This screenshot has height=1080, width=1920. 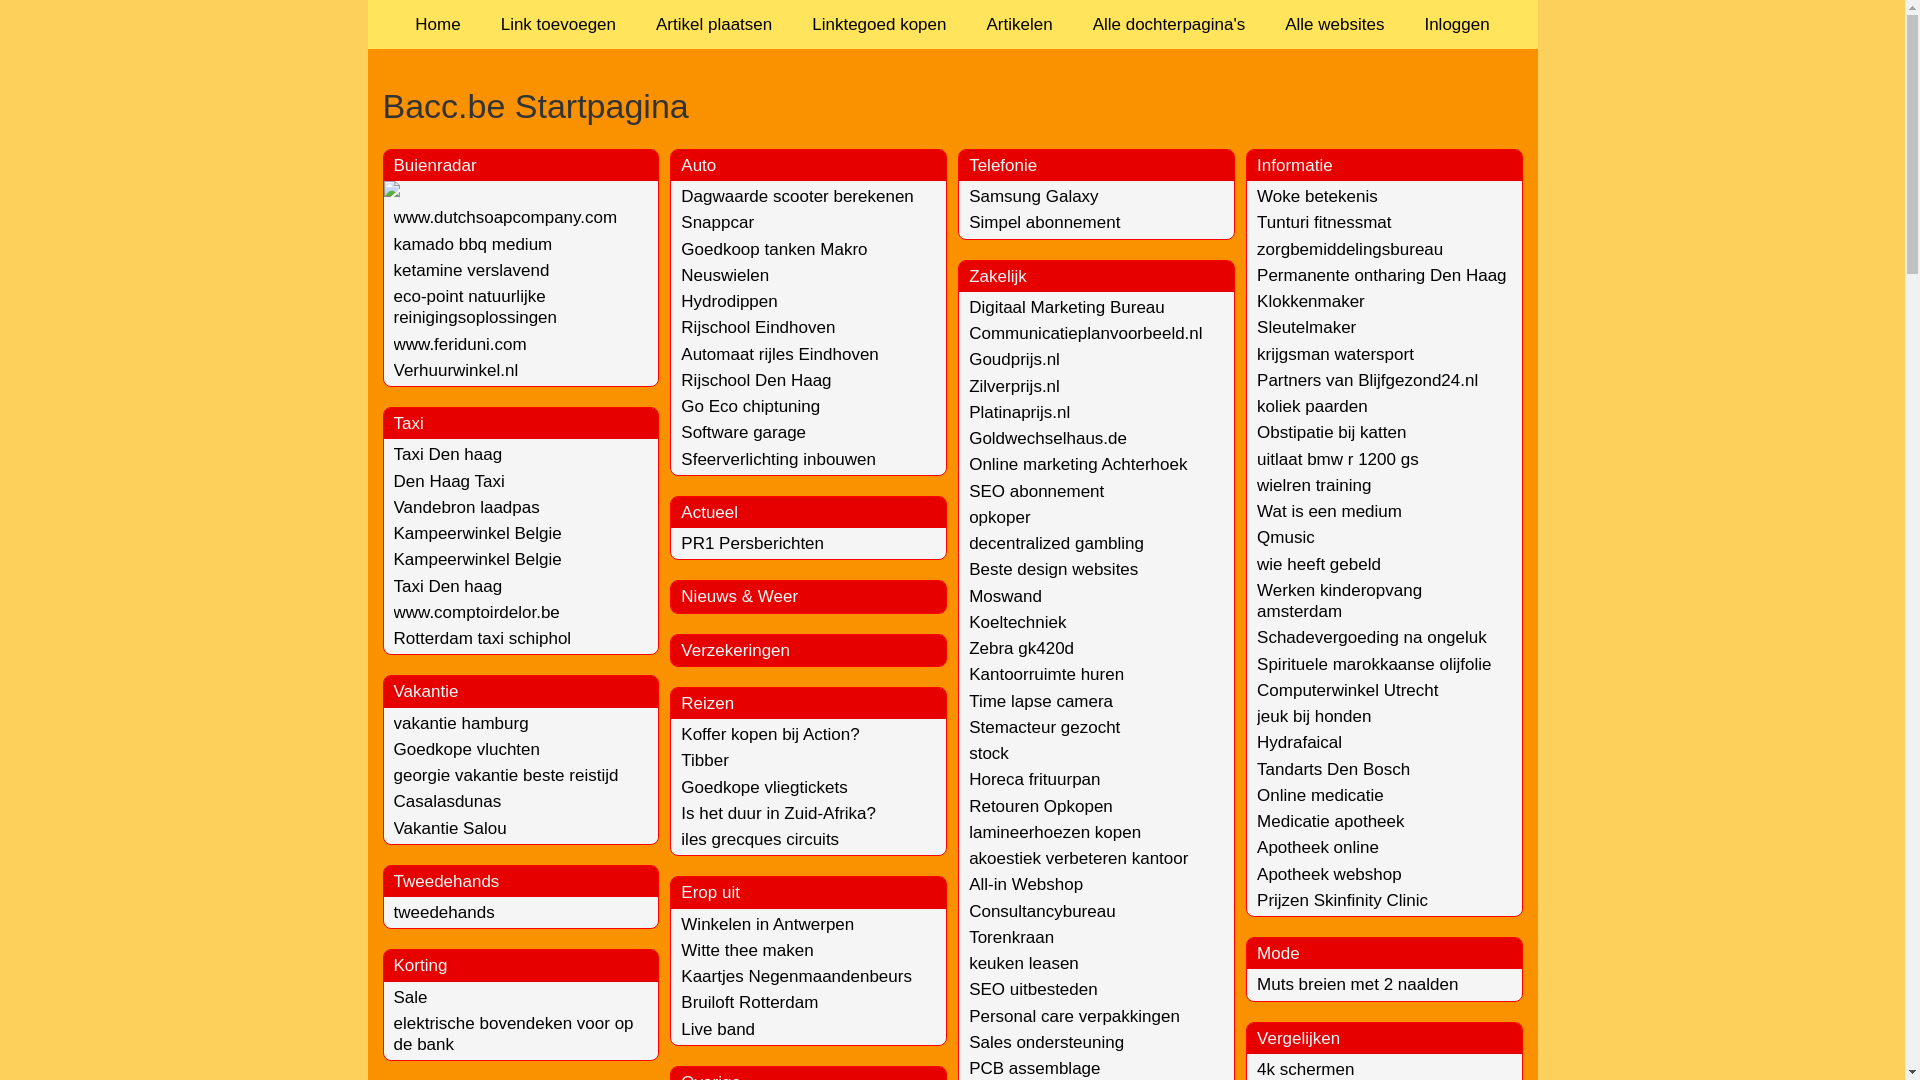 What do you see at coordinates (734, 650) in the screenshot?
I see `'Verzekeringen'` at bounding box center [734, 650].